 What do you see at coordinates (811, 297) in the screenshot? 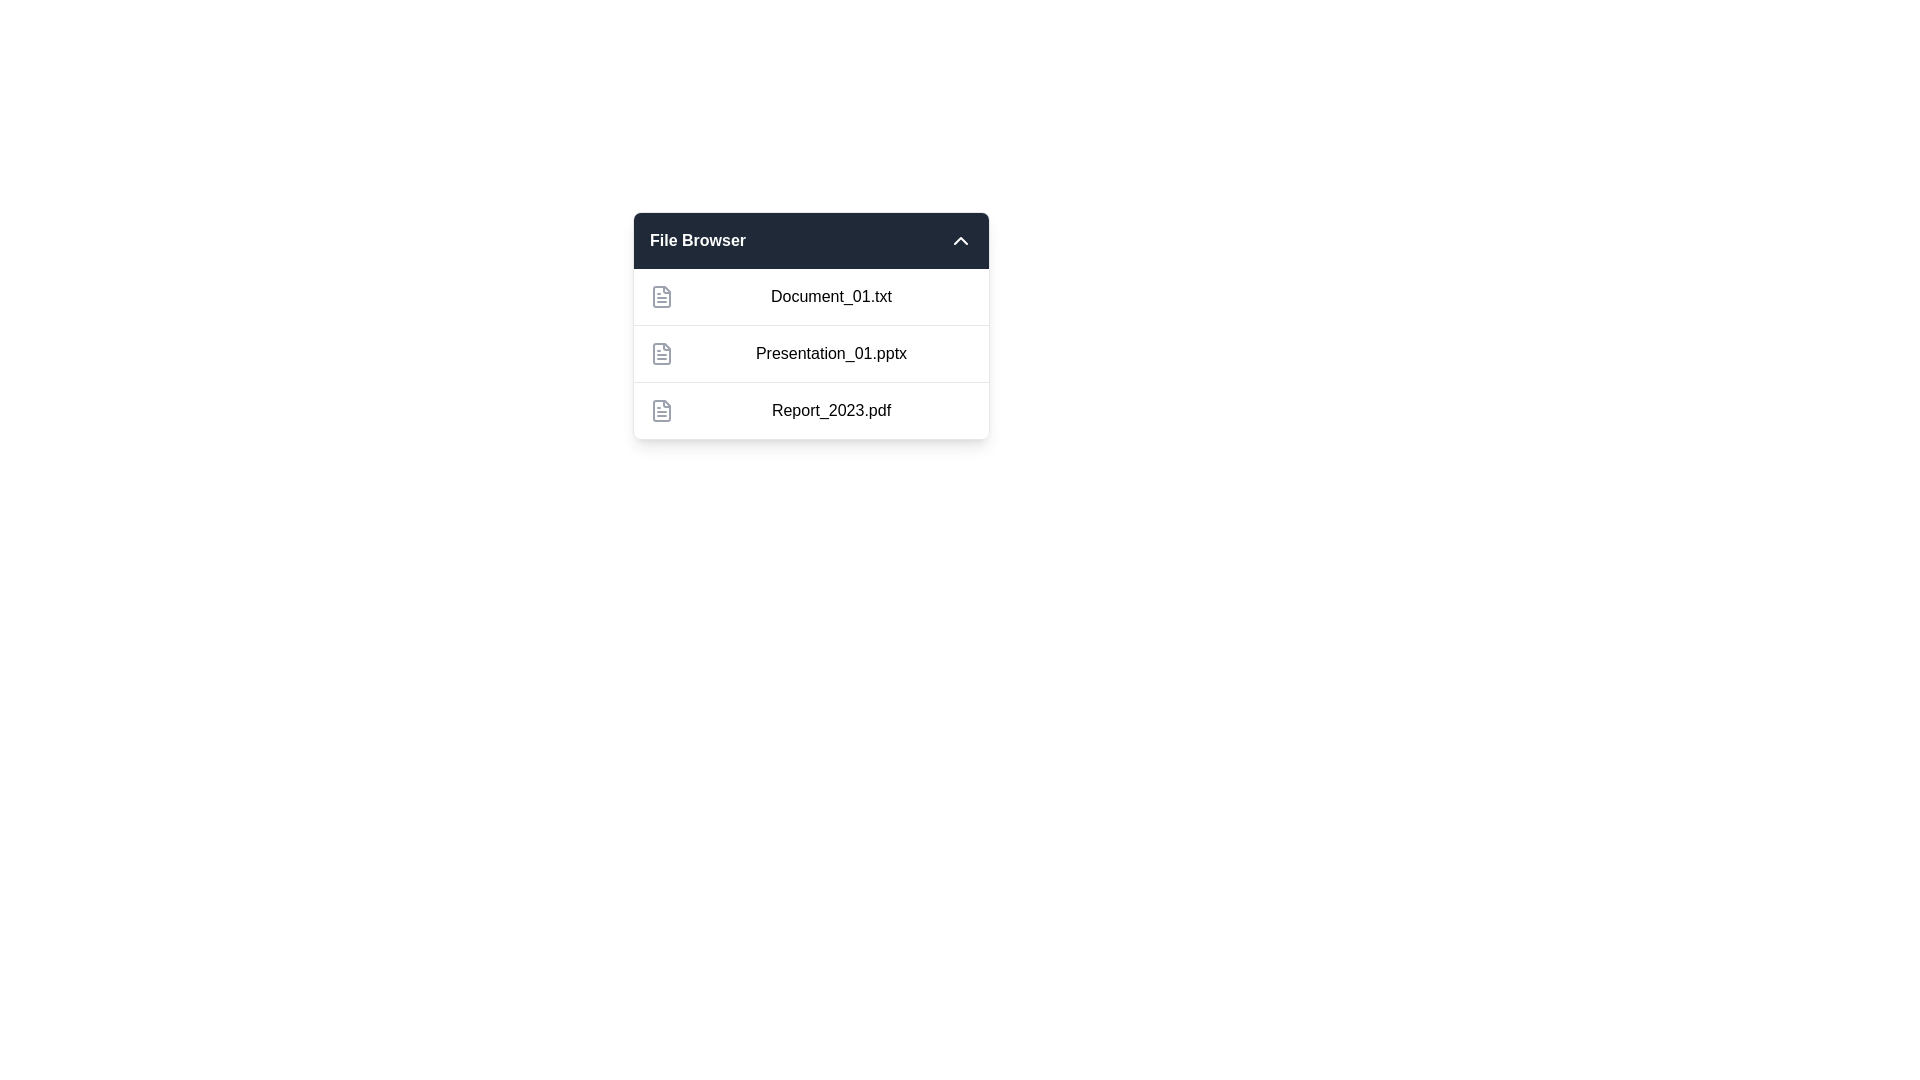
I see `the file Document_01.txt from the list` at bounding box center [811, 297].